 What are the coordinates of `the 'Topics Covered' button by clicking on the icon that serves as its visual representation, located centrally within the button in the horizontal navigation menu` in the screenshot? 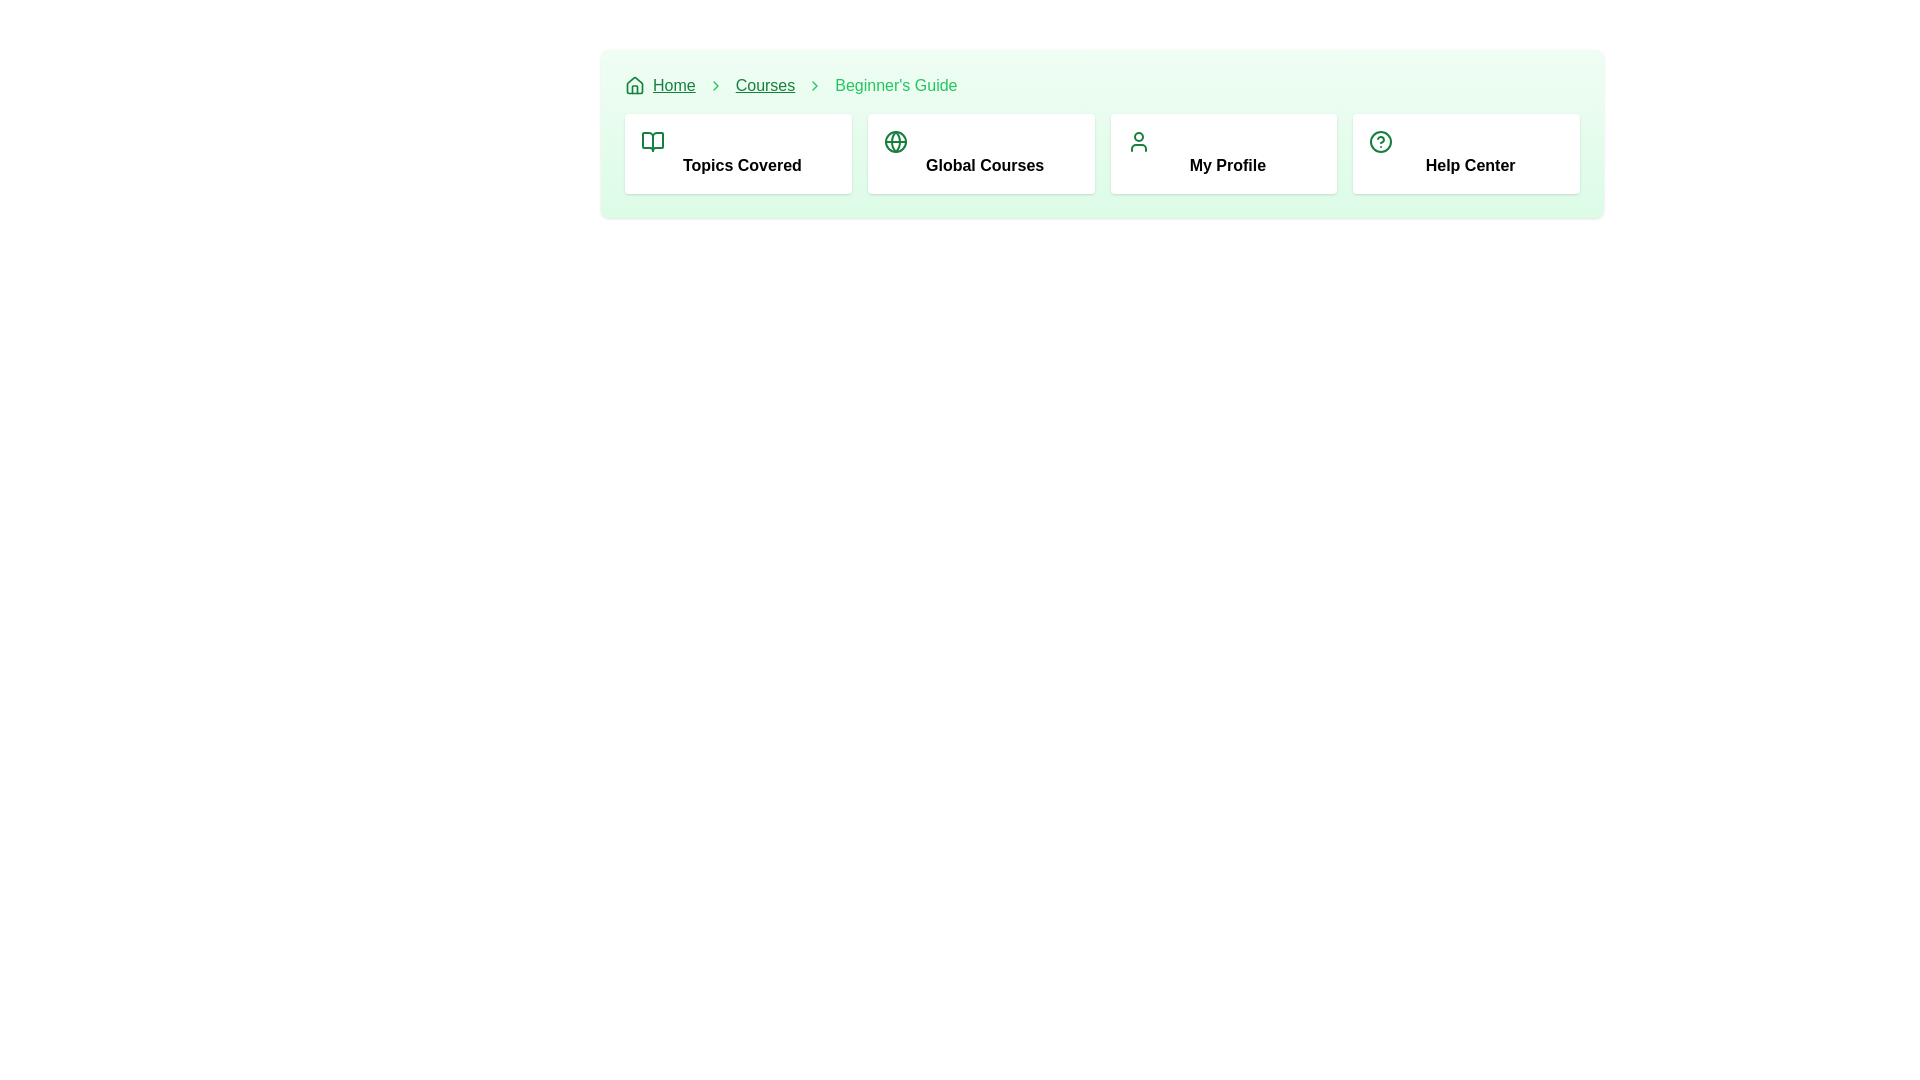 It's located at (652, 141).